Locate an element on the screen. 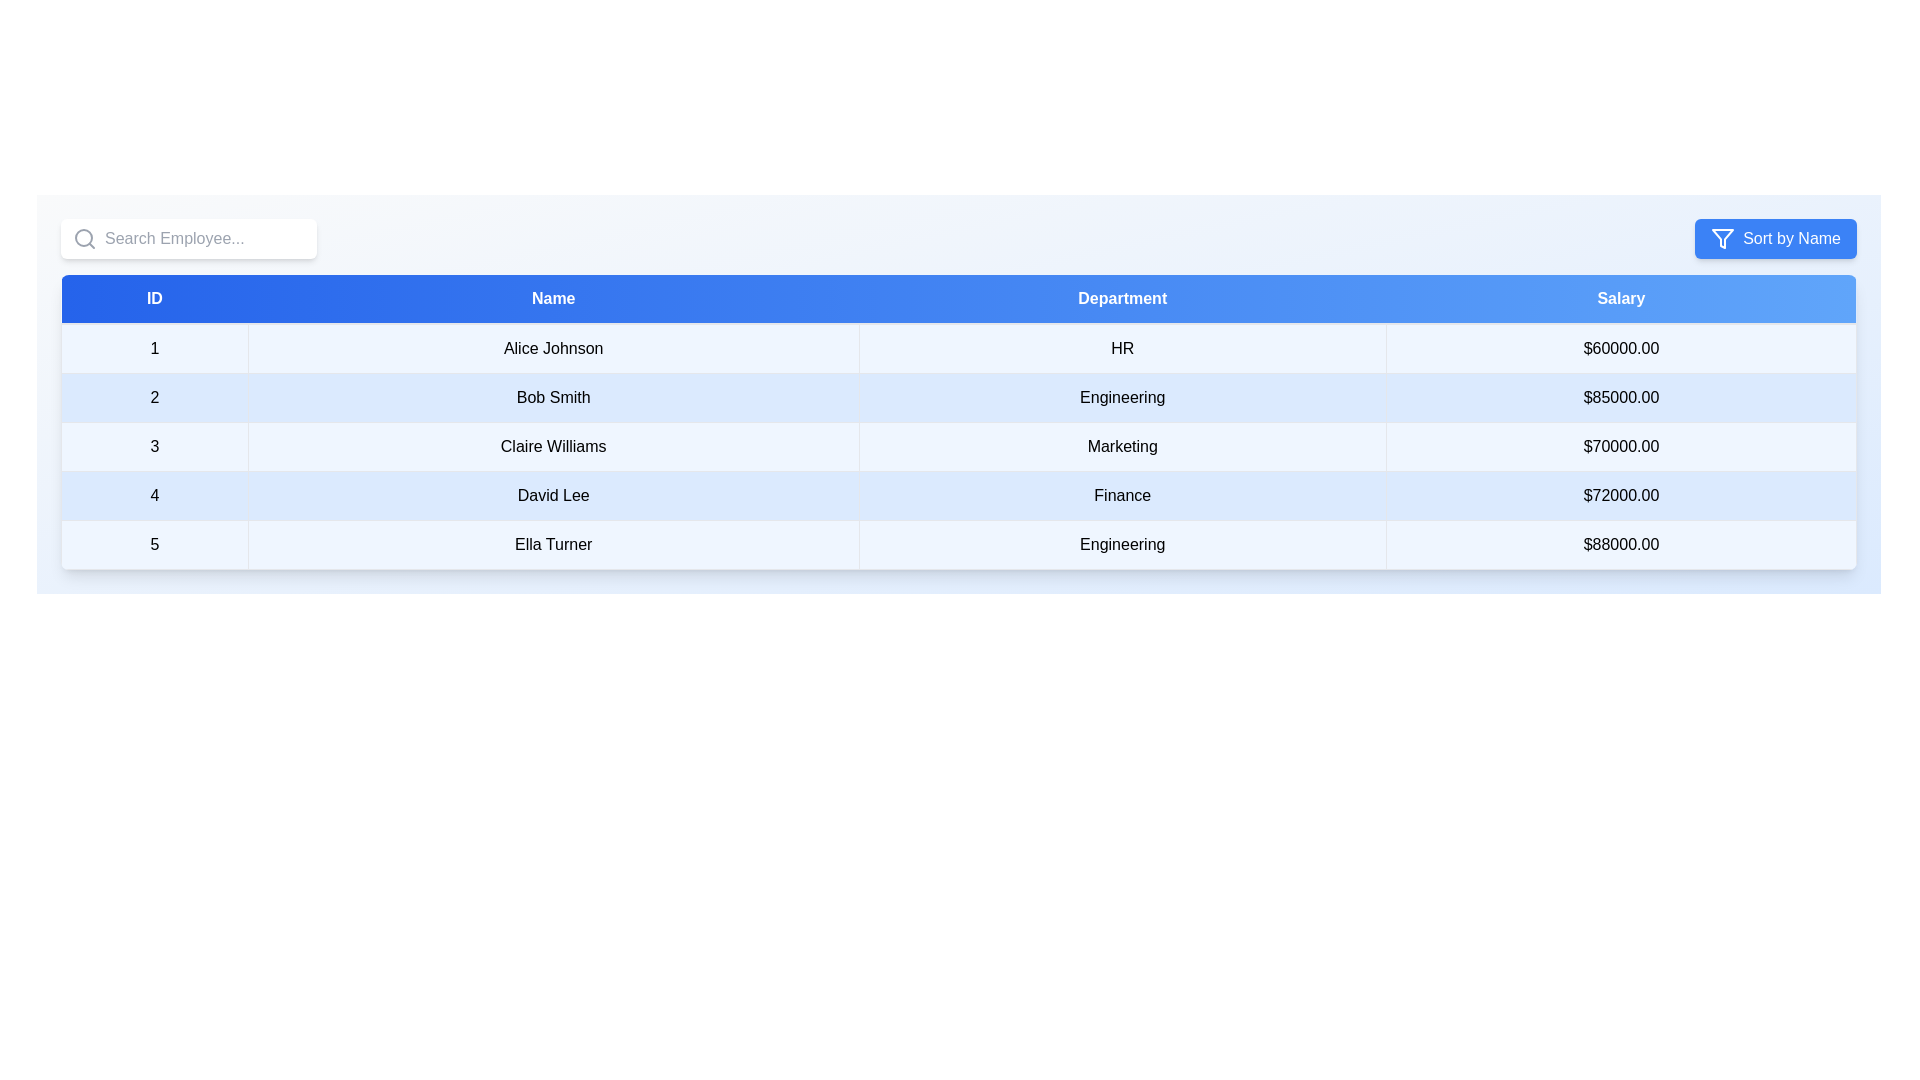  the filter/sorting icon located at the top right of the interface, which is part of a button preceding the text 'Sort by Name' is located at coordinates (1722, 238).